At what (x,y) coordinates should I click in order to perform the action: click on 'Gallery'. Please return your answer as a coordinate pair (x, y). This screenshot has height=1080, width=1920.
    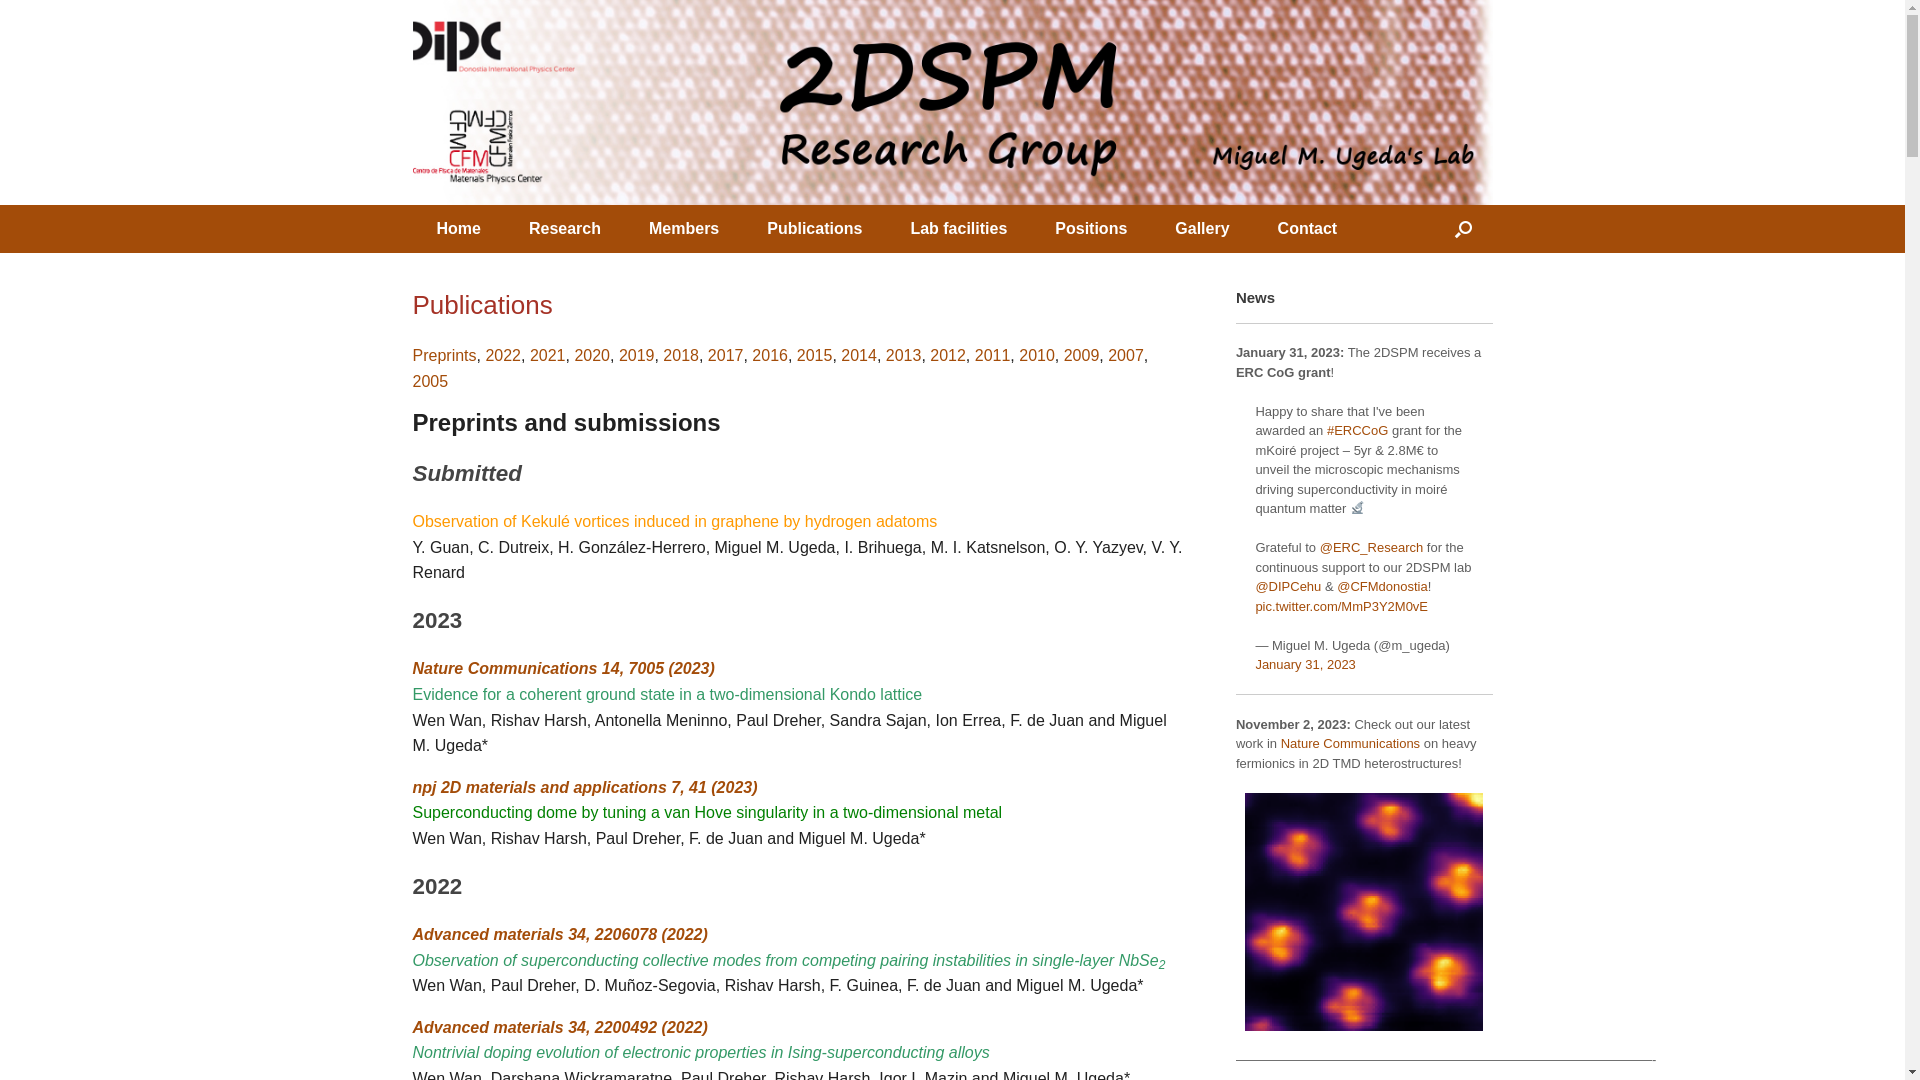
    Looking at the image, I should click on (1200, 227).